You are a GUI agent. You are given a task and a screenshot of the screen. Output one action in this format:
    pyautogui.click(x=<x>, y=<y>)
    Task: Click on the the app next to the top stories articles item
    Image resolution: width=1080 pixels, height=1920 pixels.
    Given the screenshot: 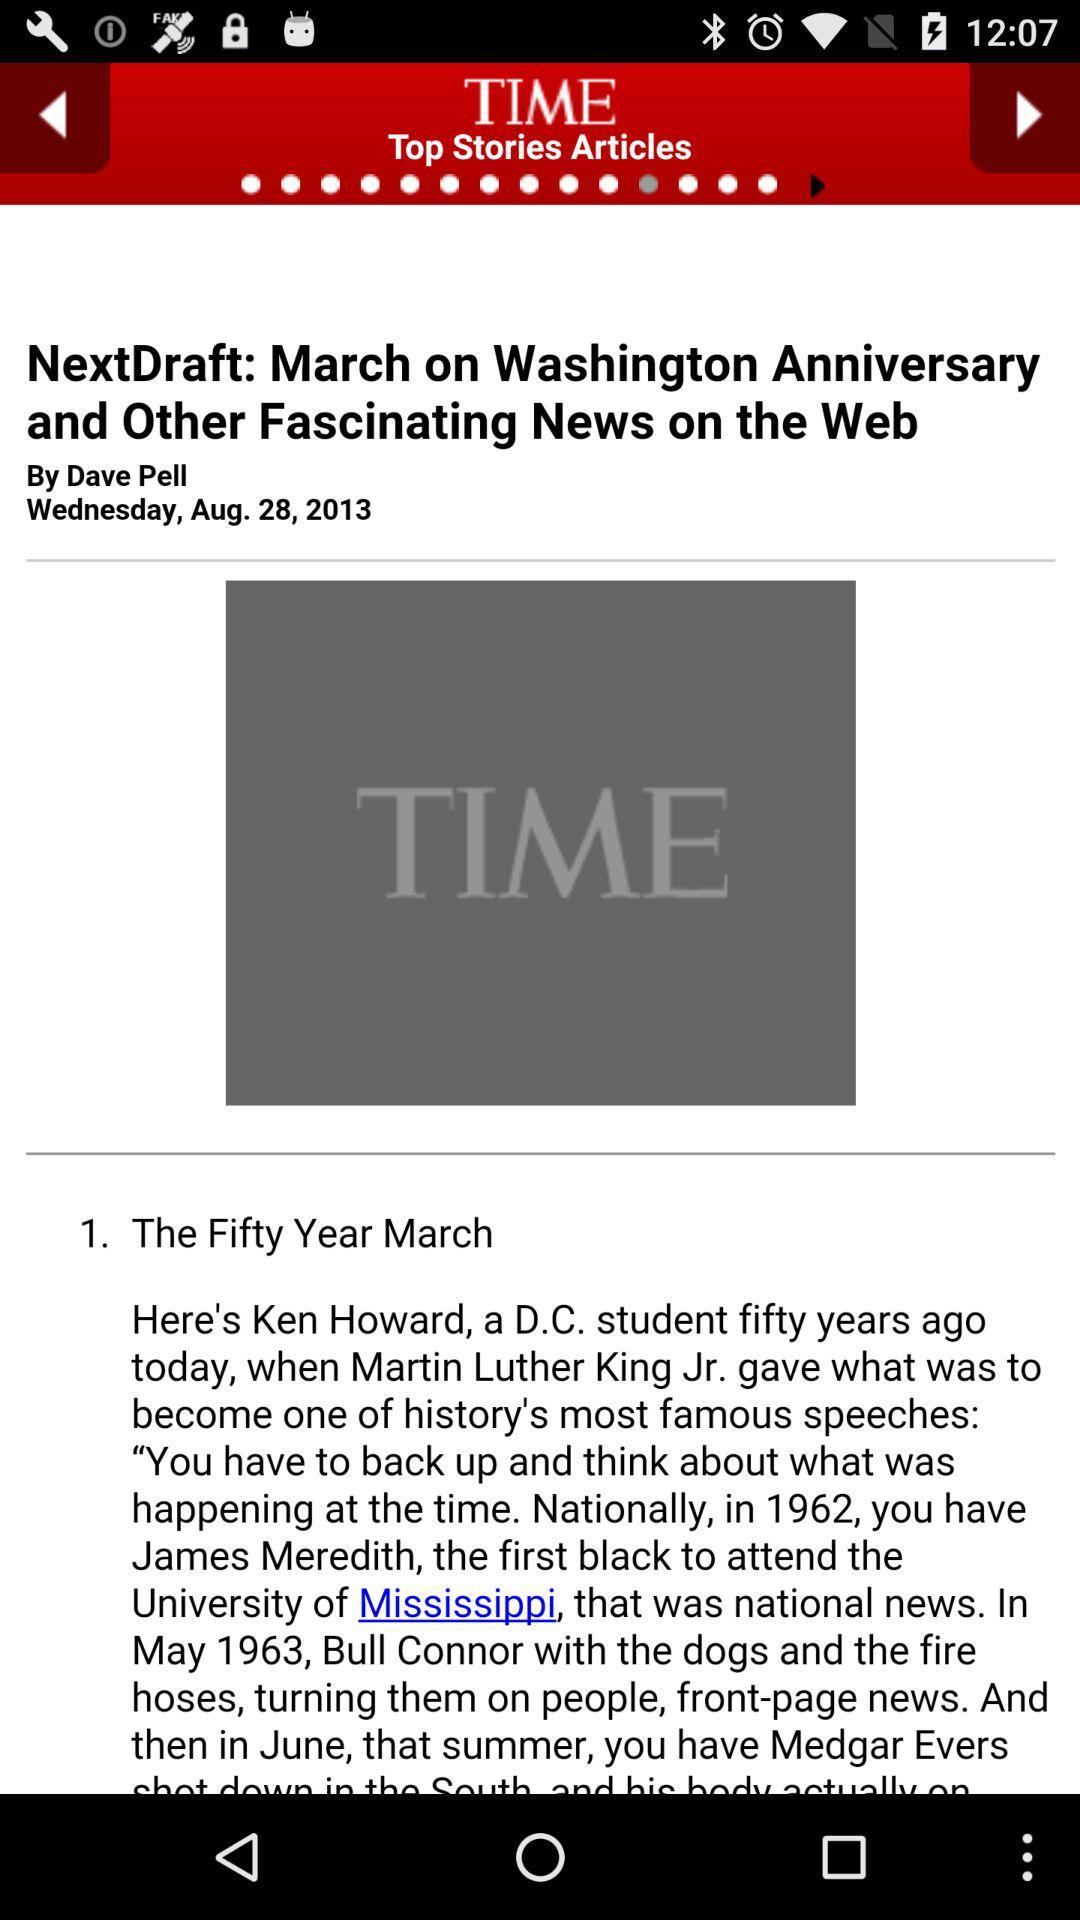 What is the action you would take?
    pyautogui.click(x=54, y=117)
    